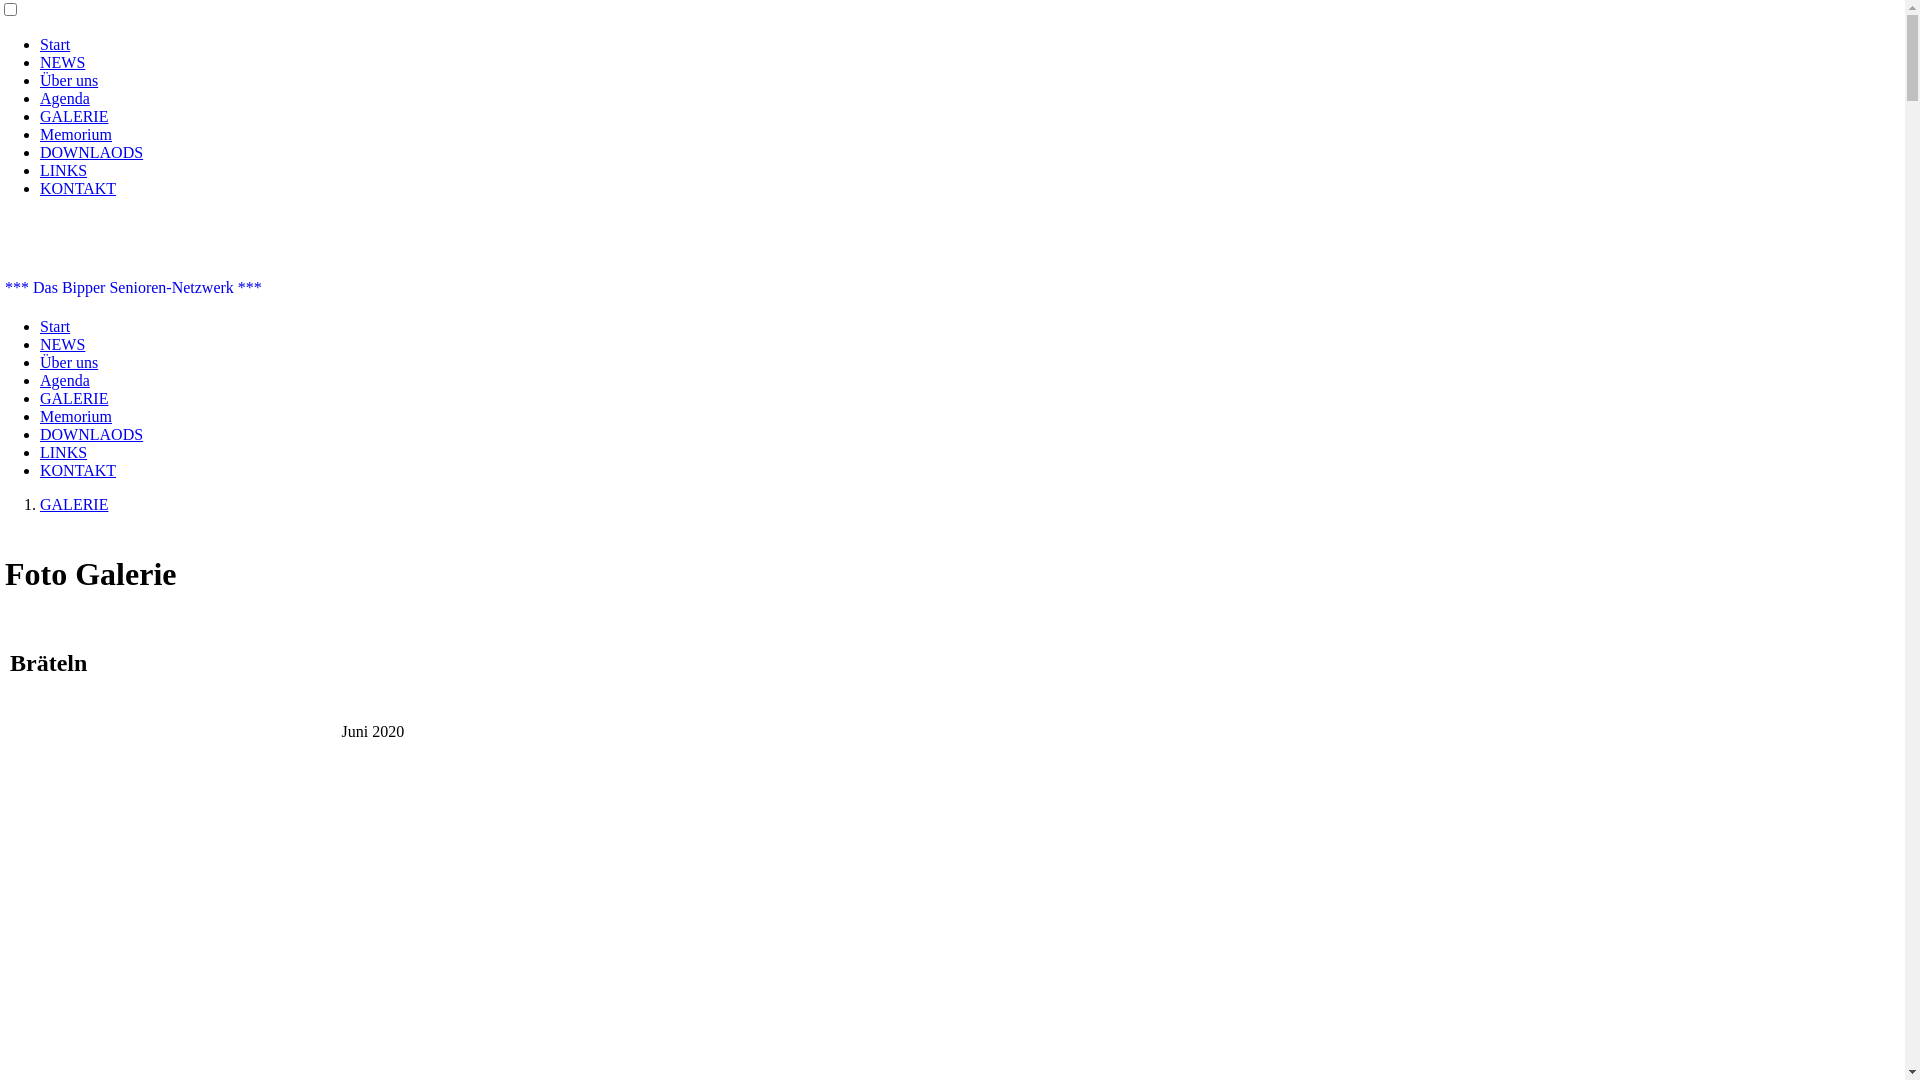  I want to click on 'GALERIE', so click(73, 503).